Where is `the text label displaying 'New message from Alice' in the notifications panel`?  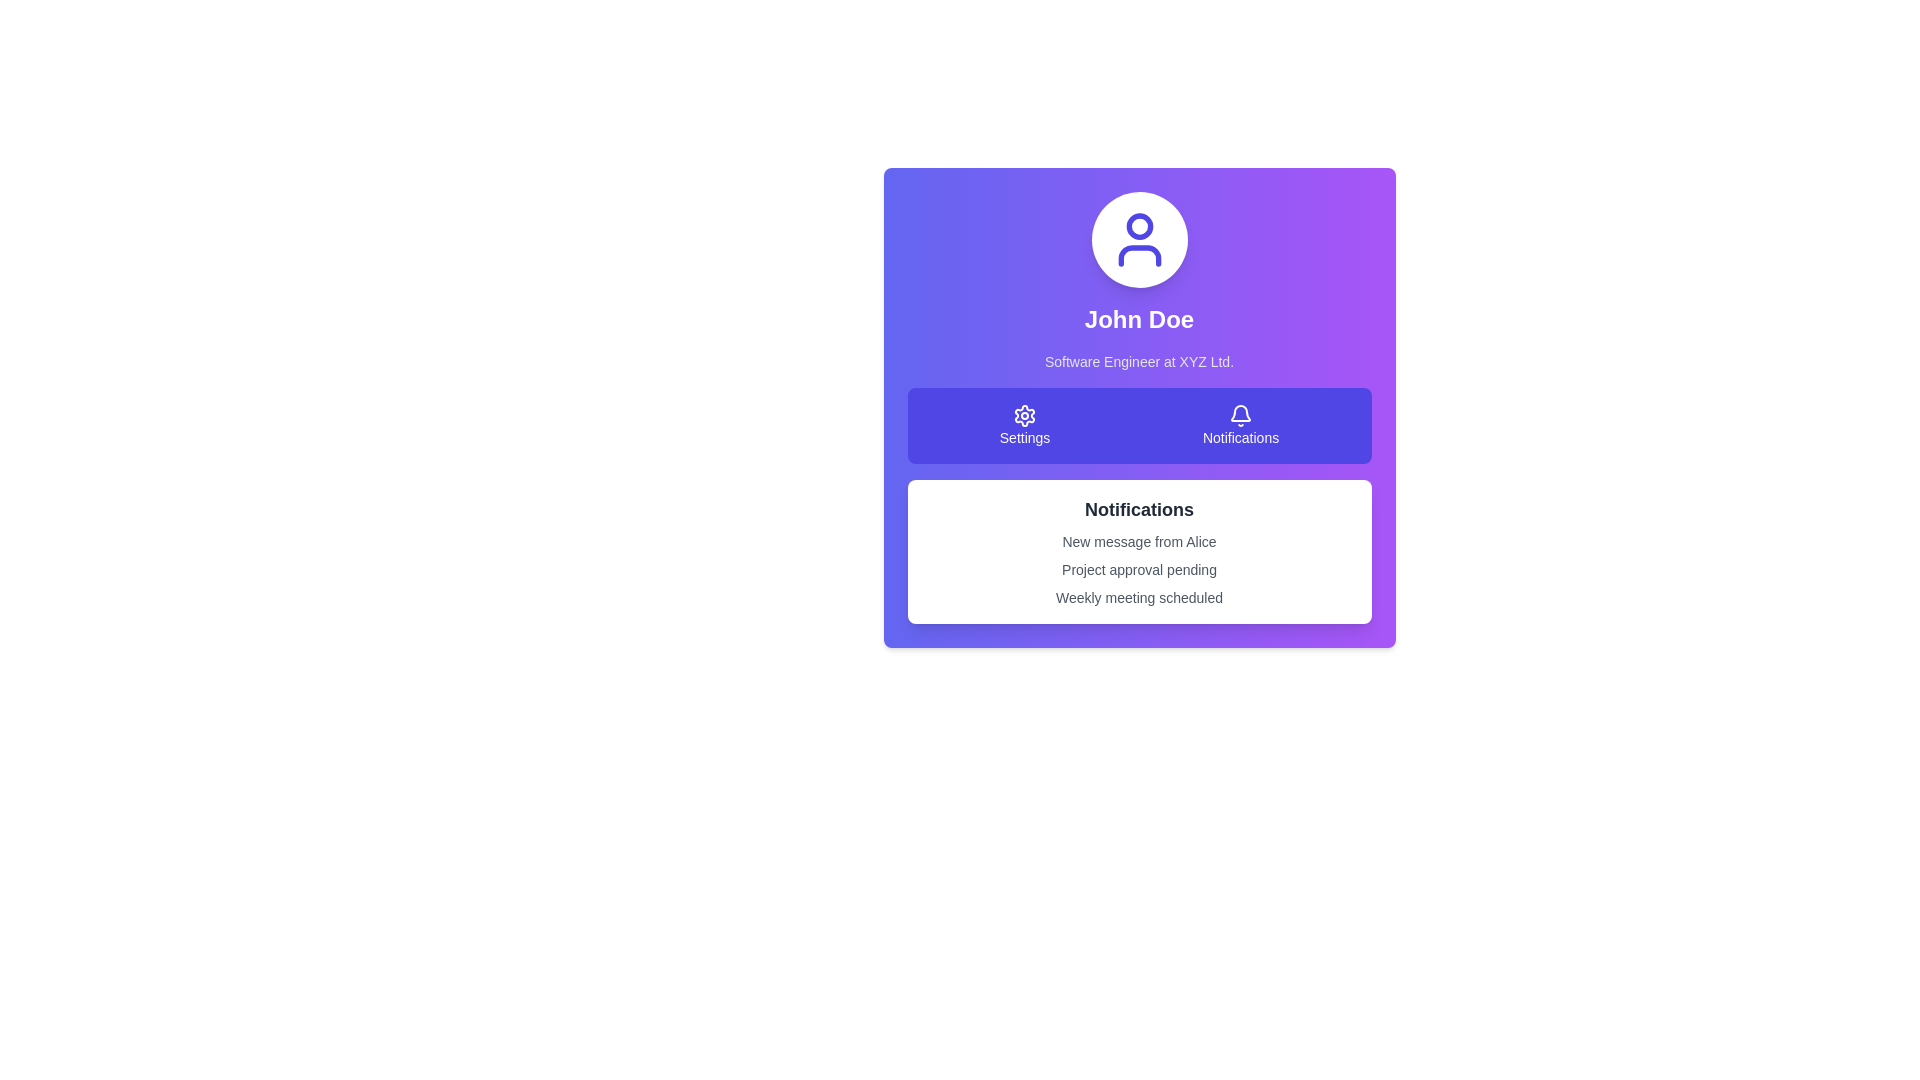
the text label displaying 'New message from Alice' in the notifications panel is located at coordinates (1139, 542).